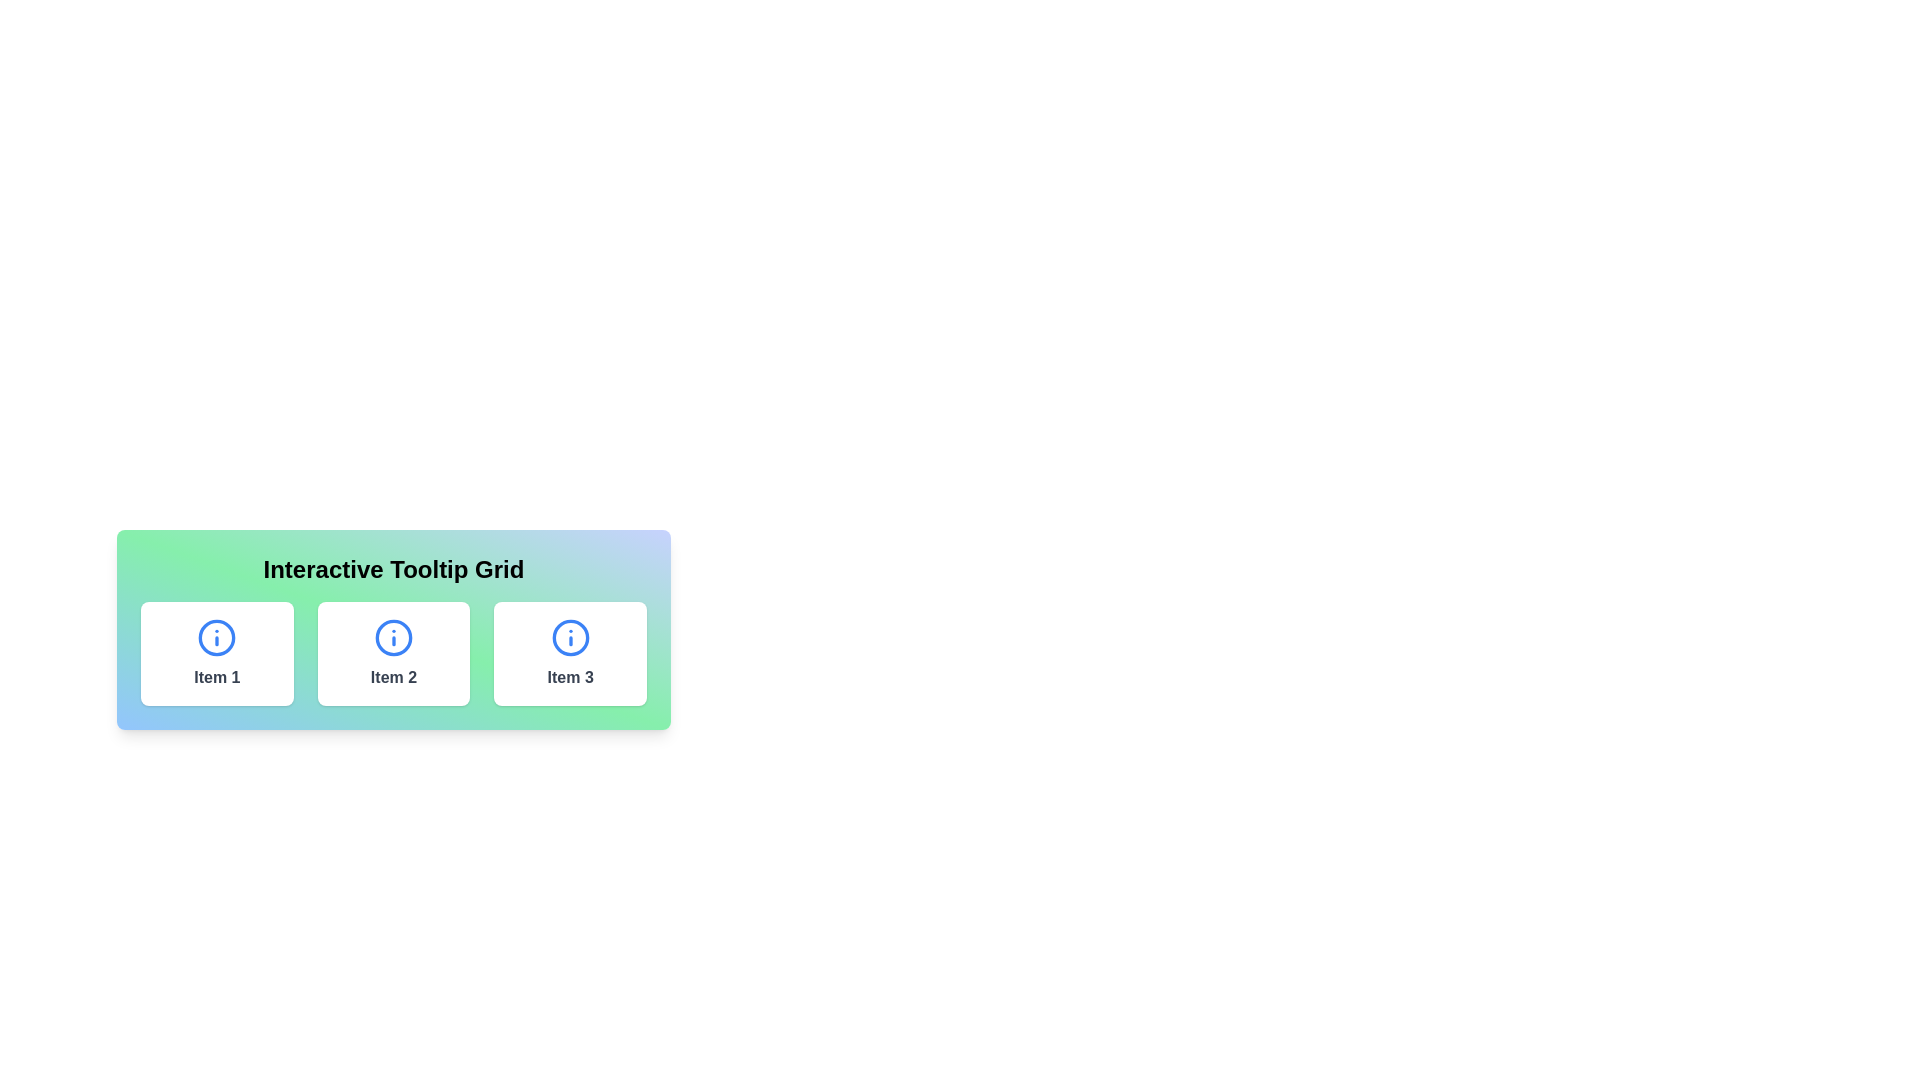 Image resolution: width=1920 pixels, height=1080 pixels. Describe the element at coordinates (569, 637) in the screenshot. I see `the SVG Circle located in the center of the third column of the grid, which visually represents information or an interactive element` at that location.